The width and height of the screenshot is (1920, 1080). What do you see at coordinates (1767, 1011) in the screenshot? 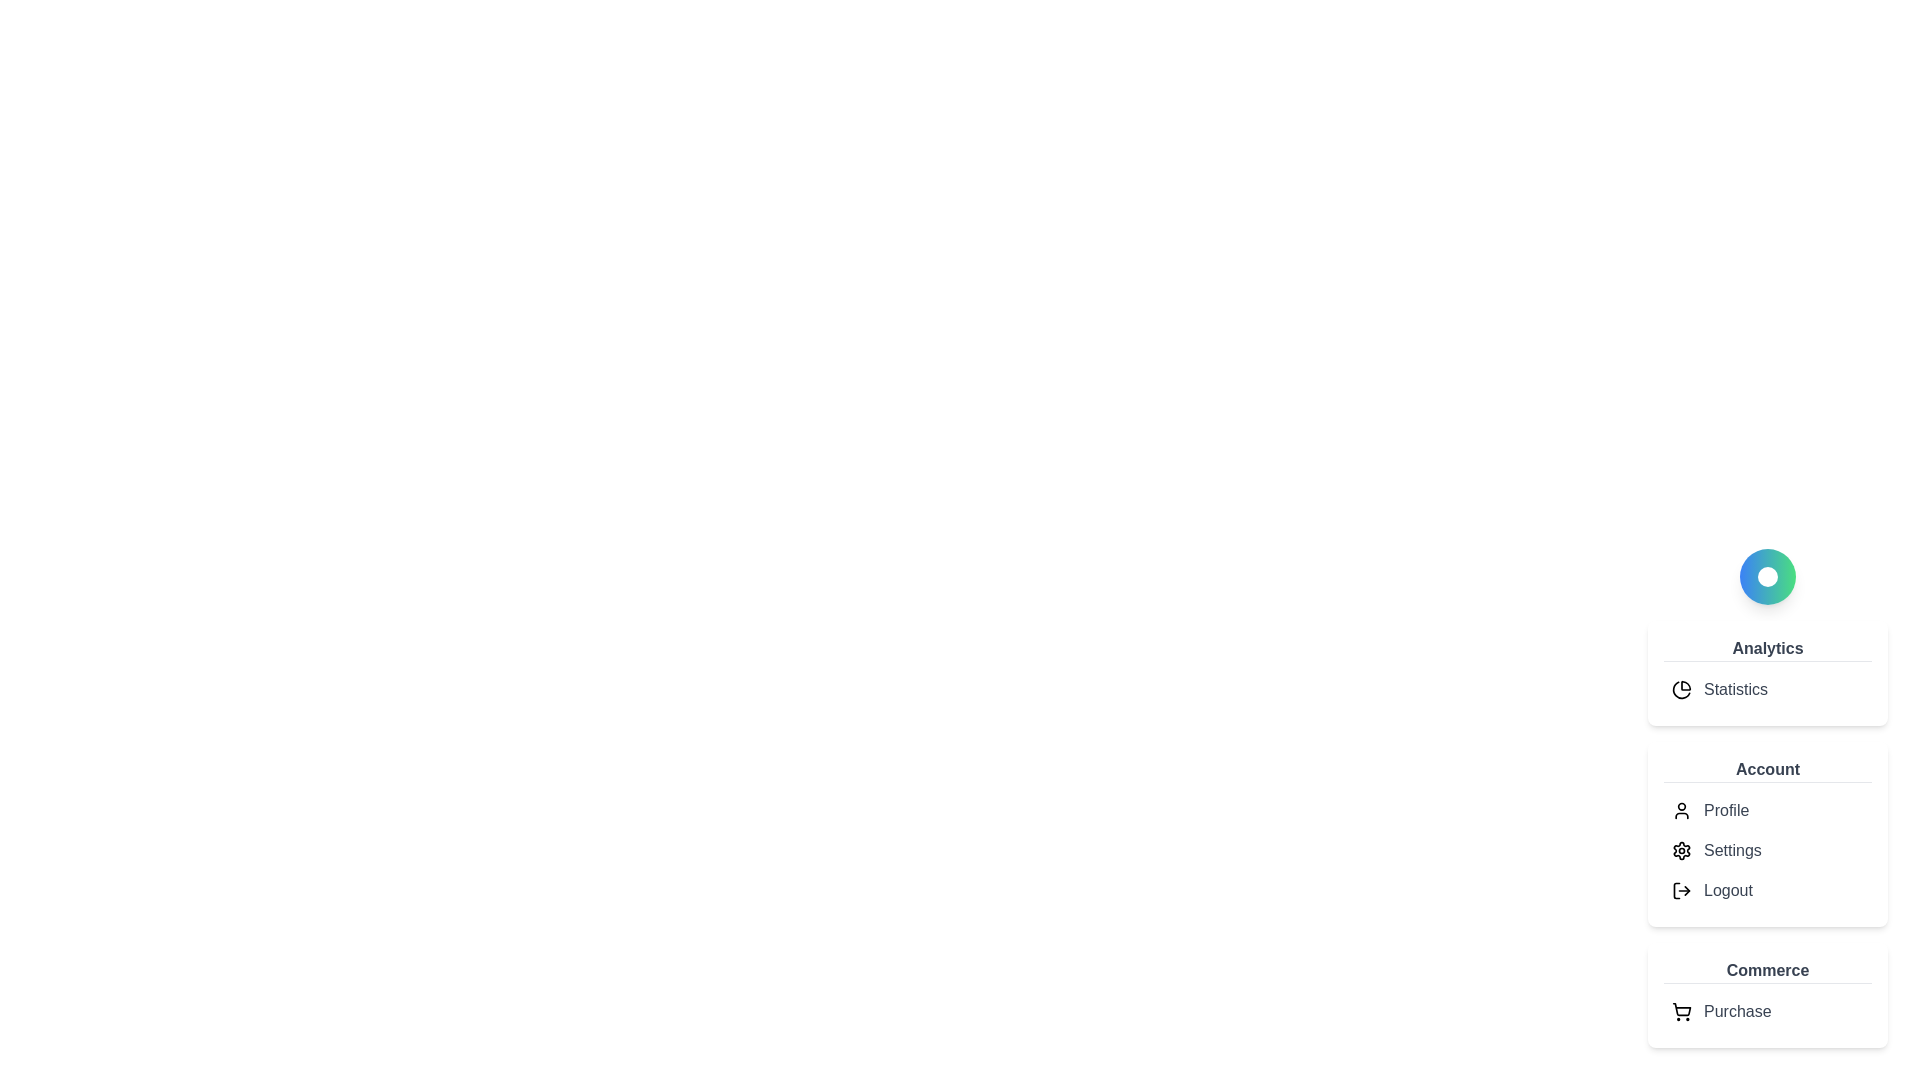
I see `the 'Purchase' option in the Commerce category` at bounding box center [1767, 1011].